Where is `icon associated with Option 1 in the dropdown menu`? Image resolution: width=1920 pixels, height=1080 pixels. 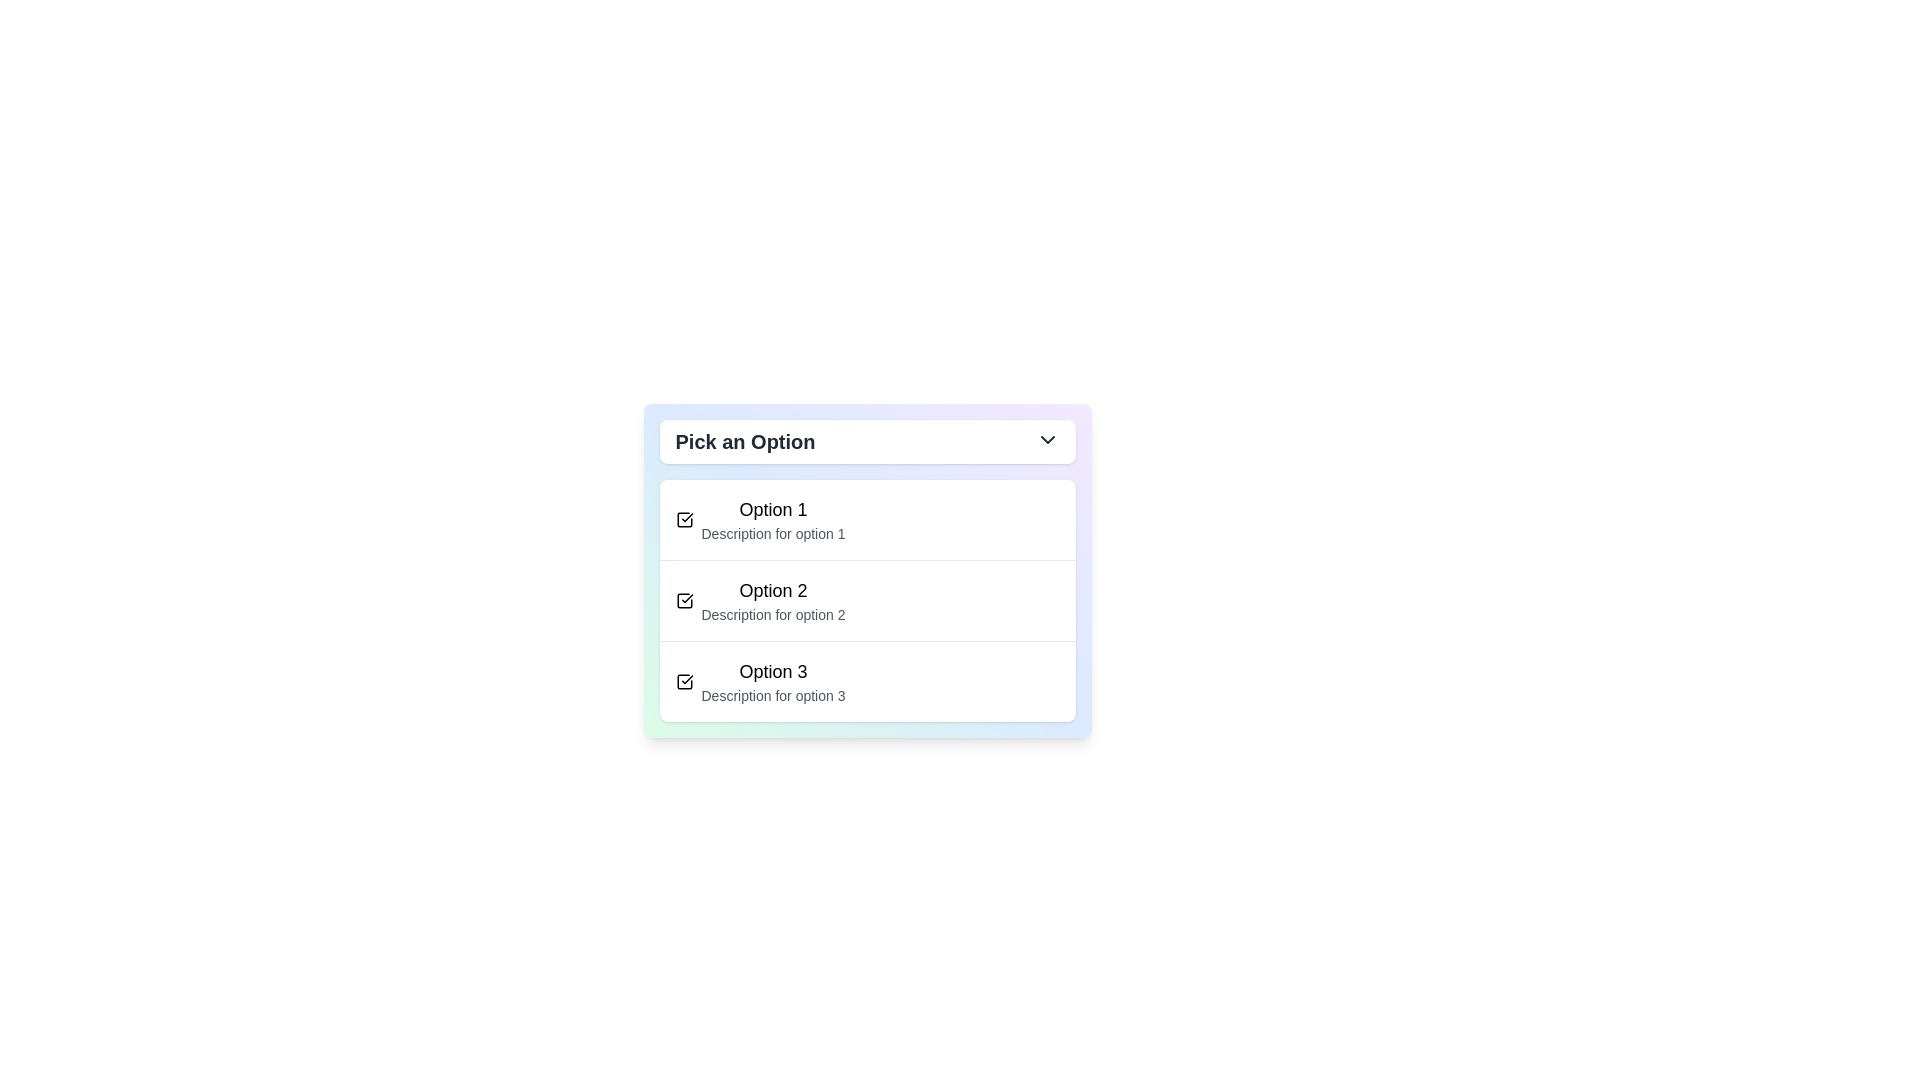 icon associated with Option 1 in the dropdown menu is located at coordinates (684, 519).